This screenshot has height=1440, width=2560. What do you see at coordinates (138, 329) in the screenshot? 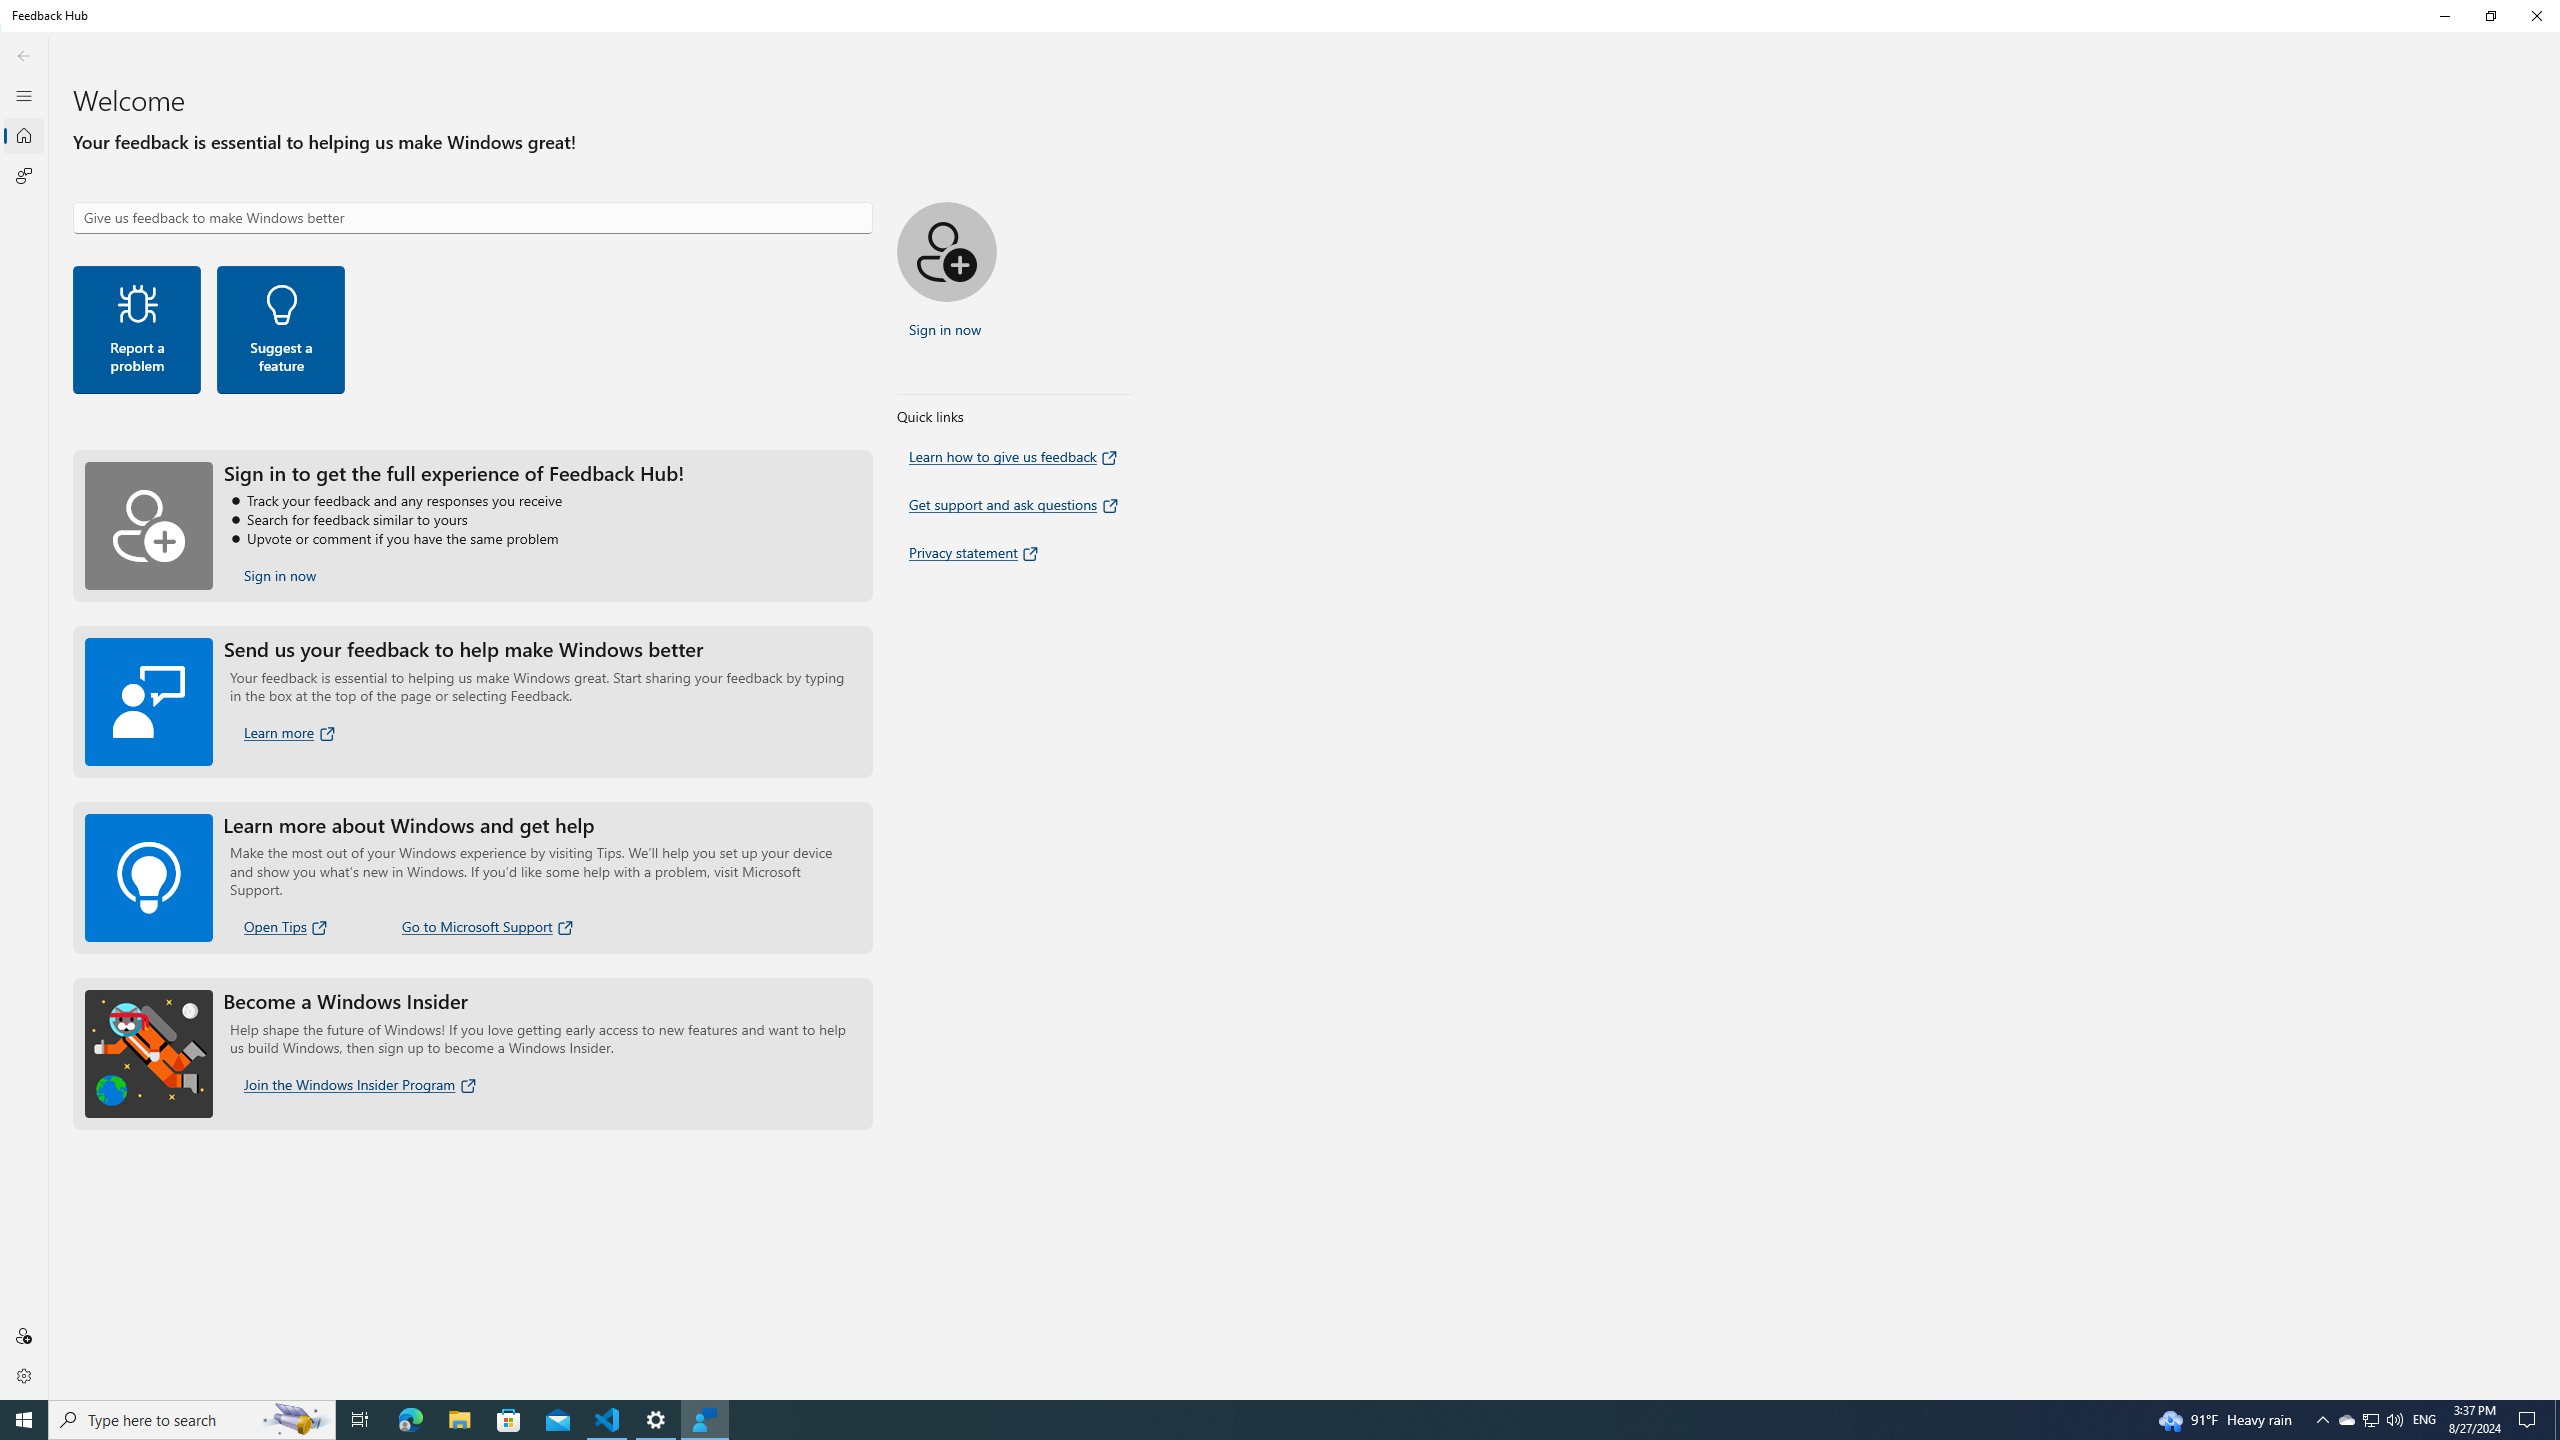
I see `'Report a problem'` at bounding box center [138, 329].